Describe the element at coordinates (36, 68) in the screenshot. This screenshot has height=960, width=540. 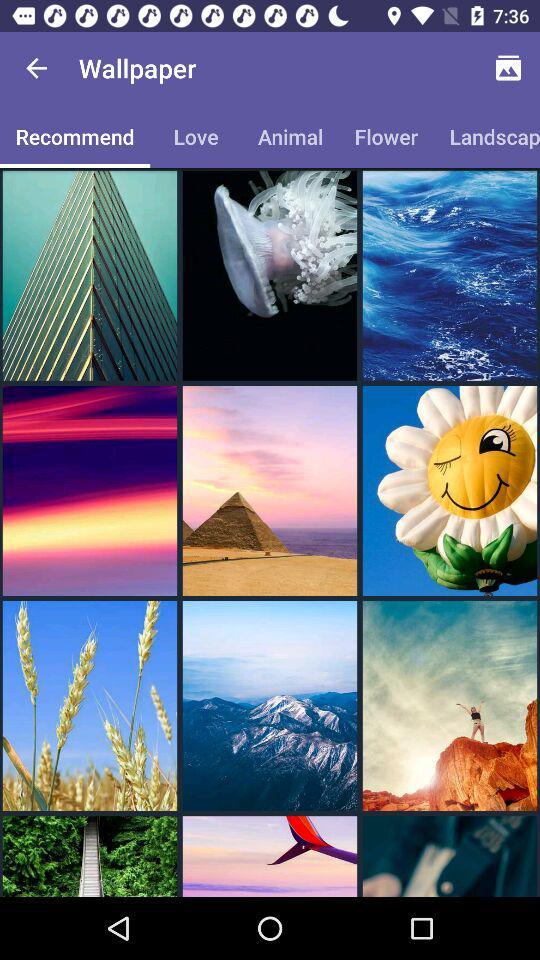
I see `the app to the left of the wallpaper icon` at that location.